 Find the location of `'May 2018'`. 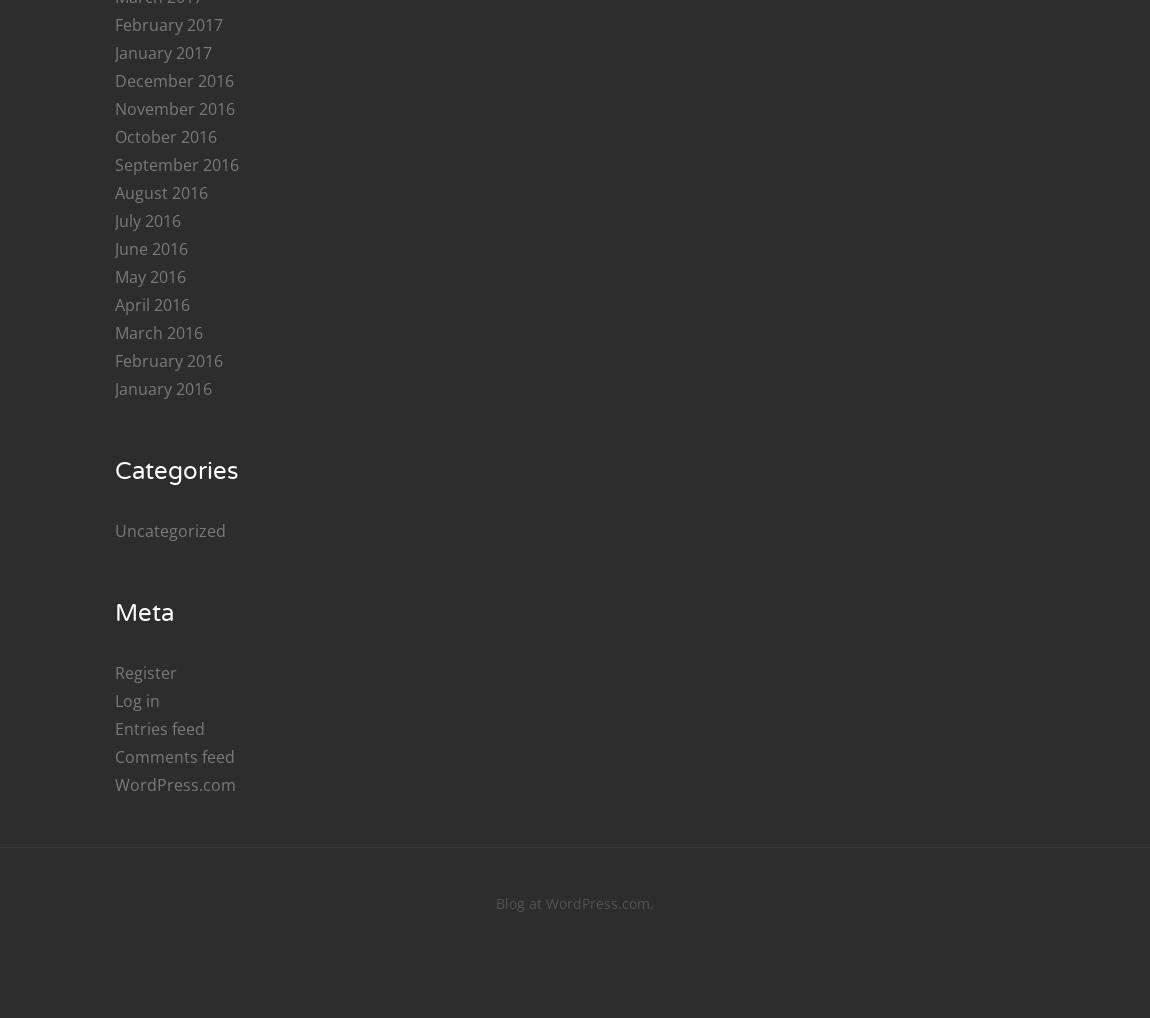

'May 2018' is located at coordinates (149, 566).